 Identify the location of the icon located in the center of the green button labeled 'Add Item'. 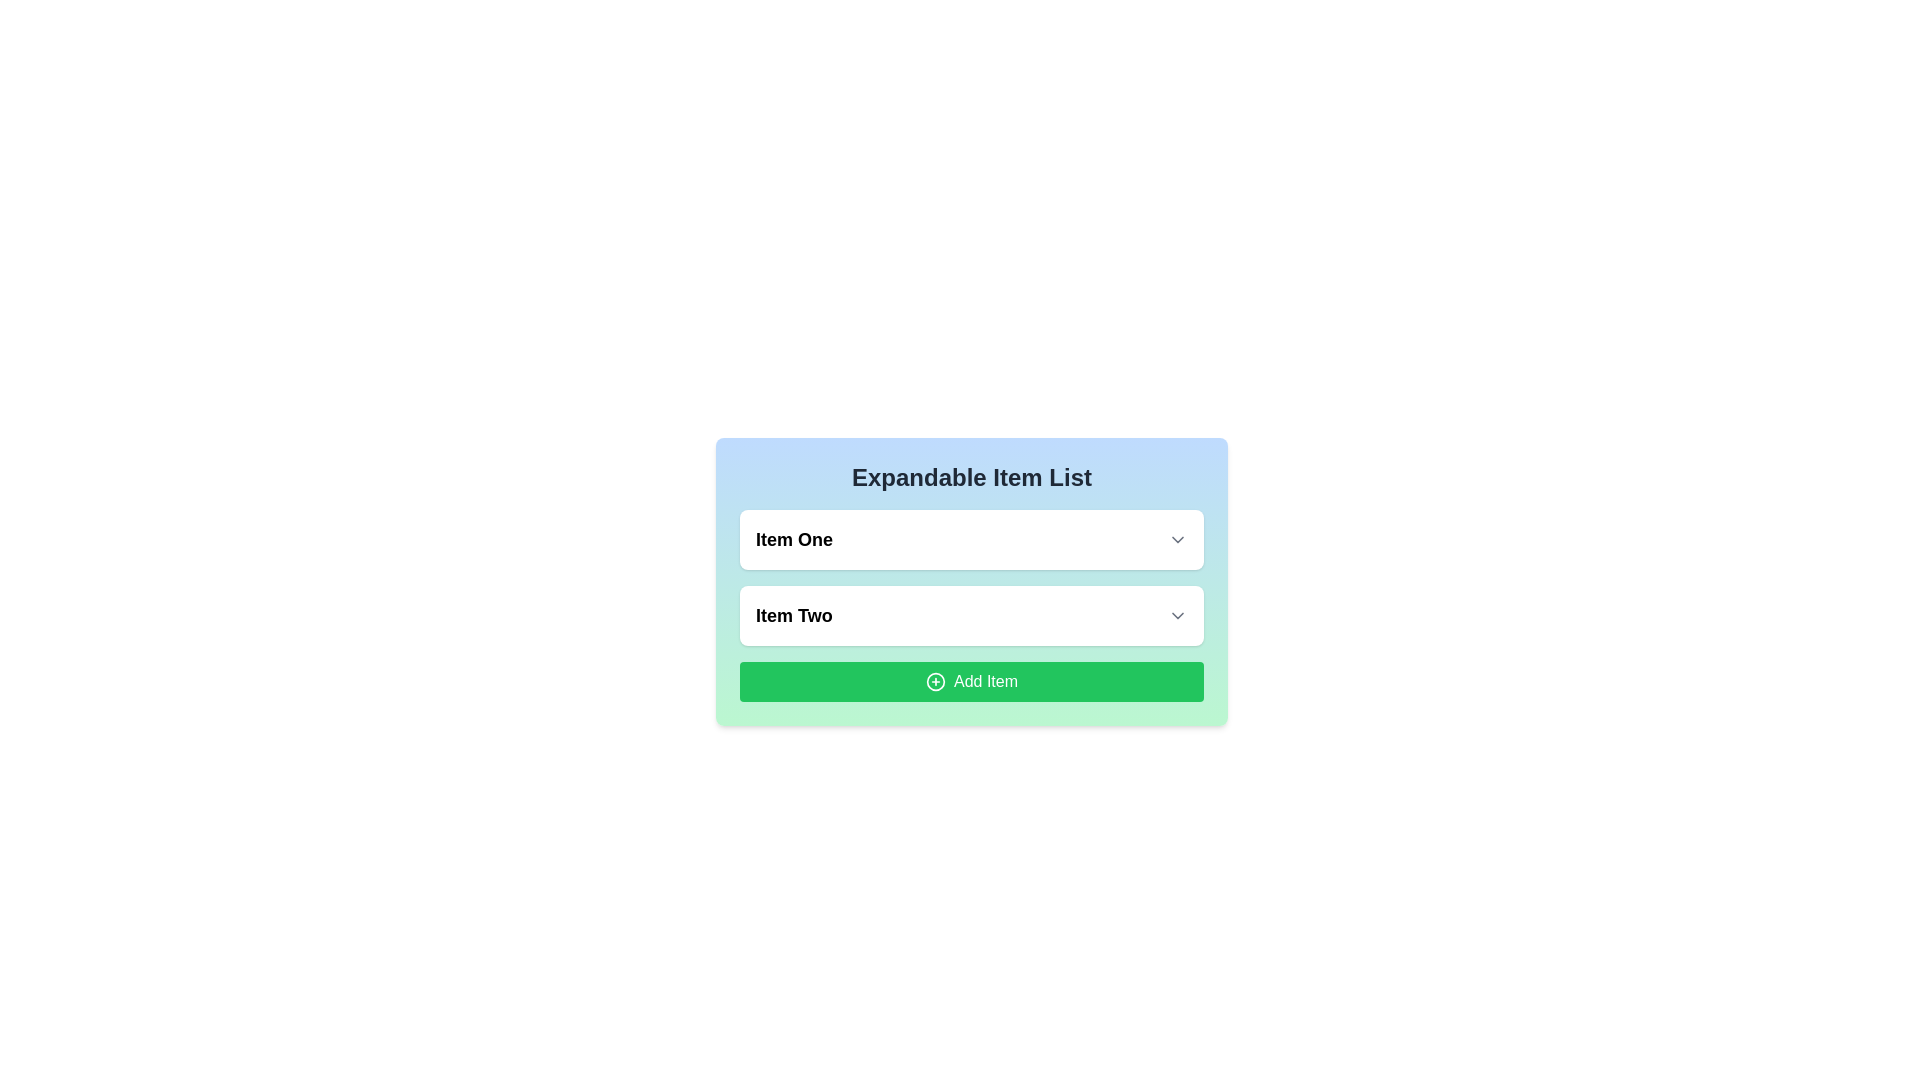
(935, 681).